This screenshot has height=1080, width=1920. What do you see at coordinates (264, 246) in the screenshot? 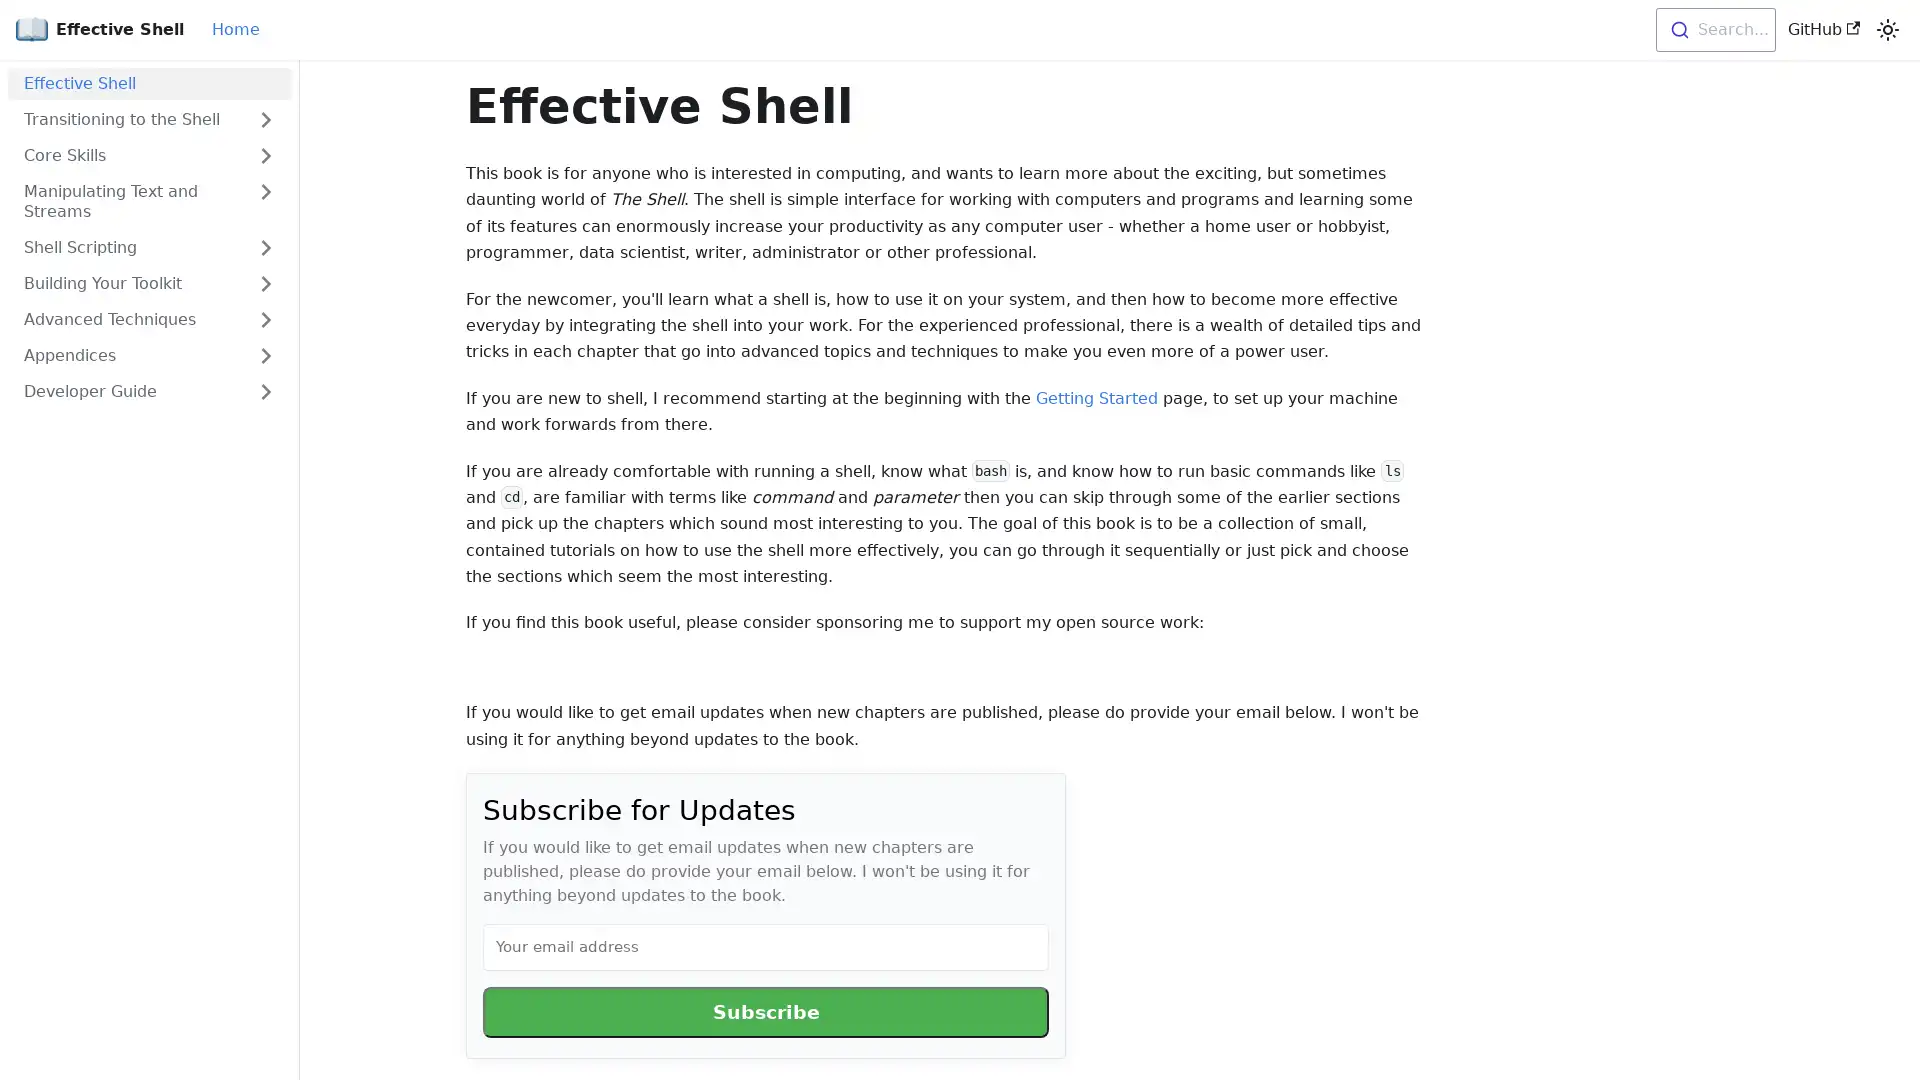
I see `Toggle the collapsible sidebar category 'Shell Scripting'` at bounding box center [264, 246].